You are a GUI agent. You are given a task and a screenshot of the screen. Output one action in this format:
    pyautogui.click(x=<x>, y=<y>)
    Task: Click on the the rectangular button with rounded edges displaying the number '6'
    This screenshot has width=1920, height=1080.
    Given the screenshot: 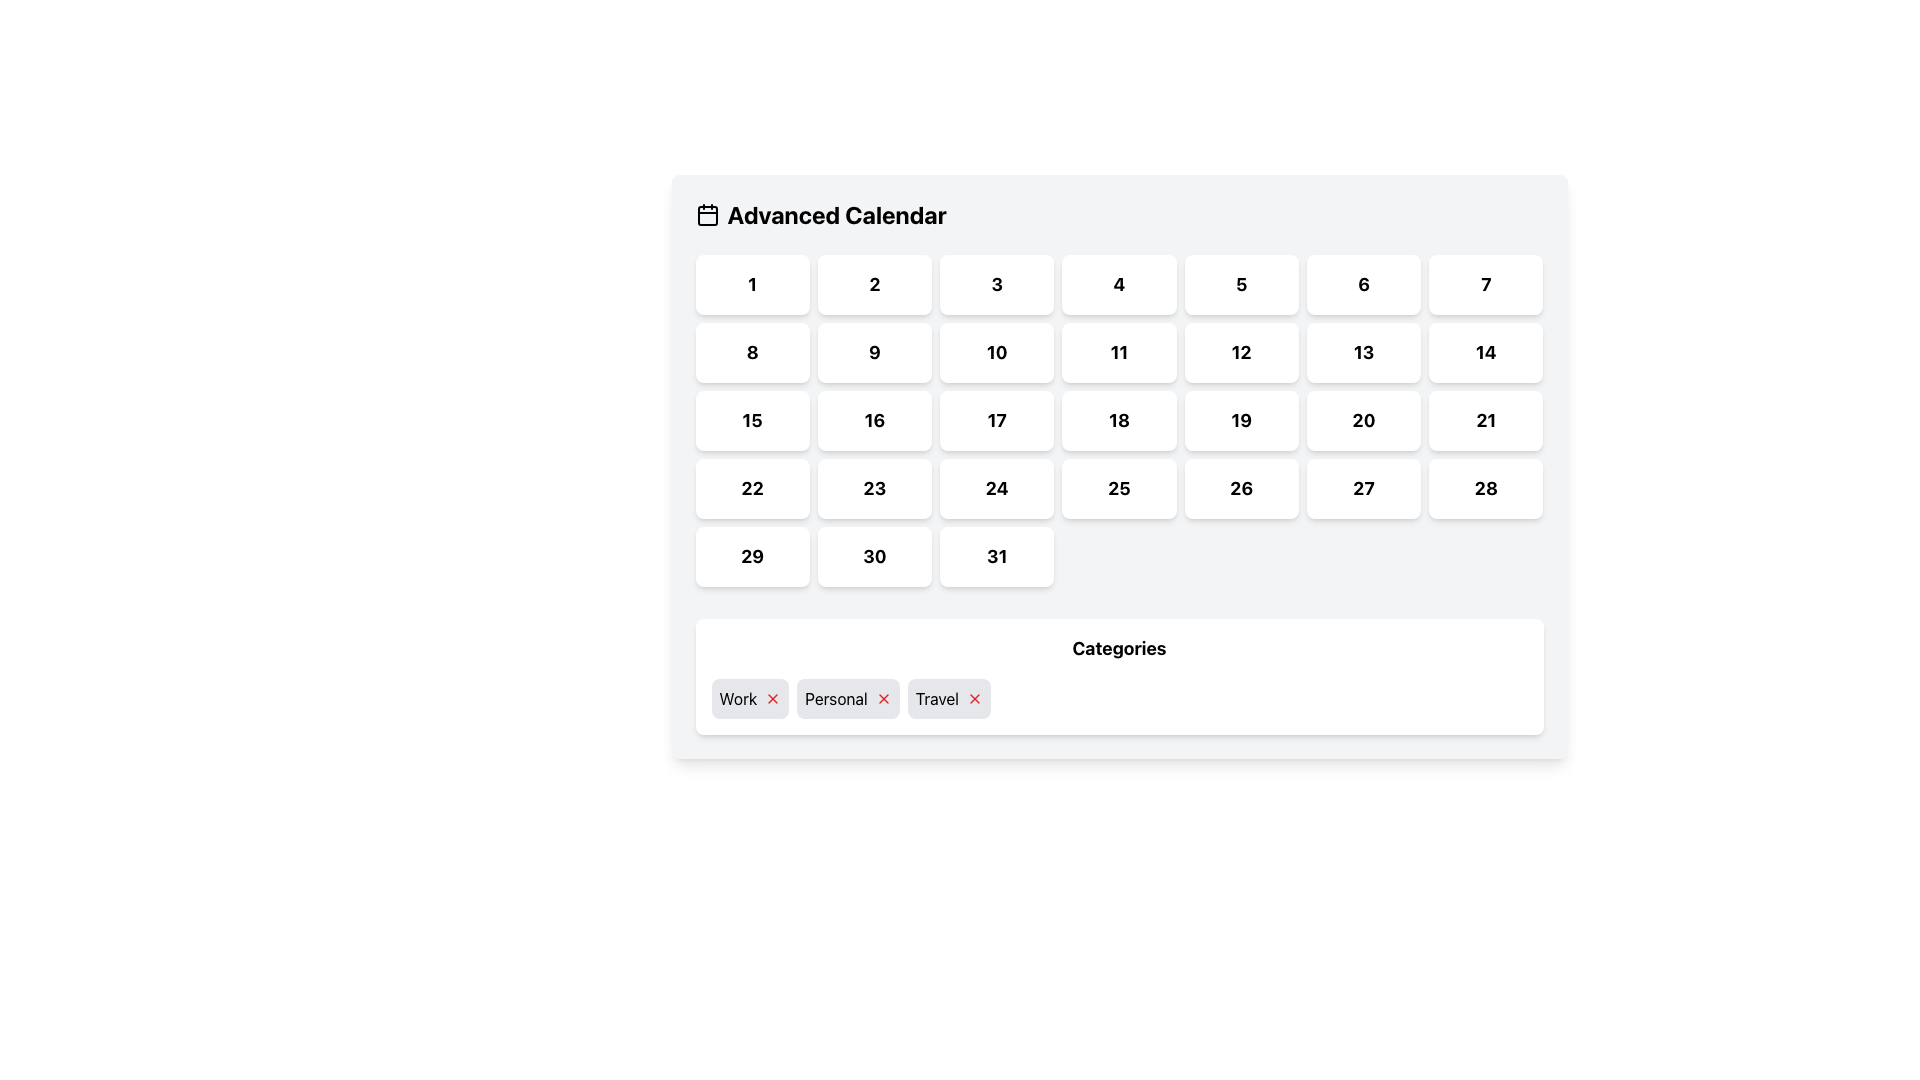 What is the action you would take?
    pyautogui.click(x=1362, y=285)
    